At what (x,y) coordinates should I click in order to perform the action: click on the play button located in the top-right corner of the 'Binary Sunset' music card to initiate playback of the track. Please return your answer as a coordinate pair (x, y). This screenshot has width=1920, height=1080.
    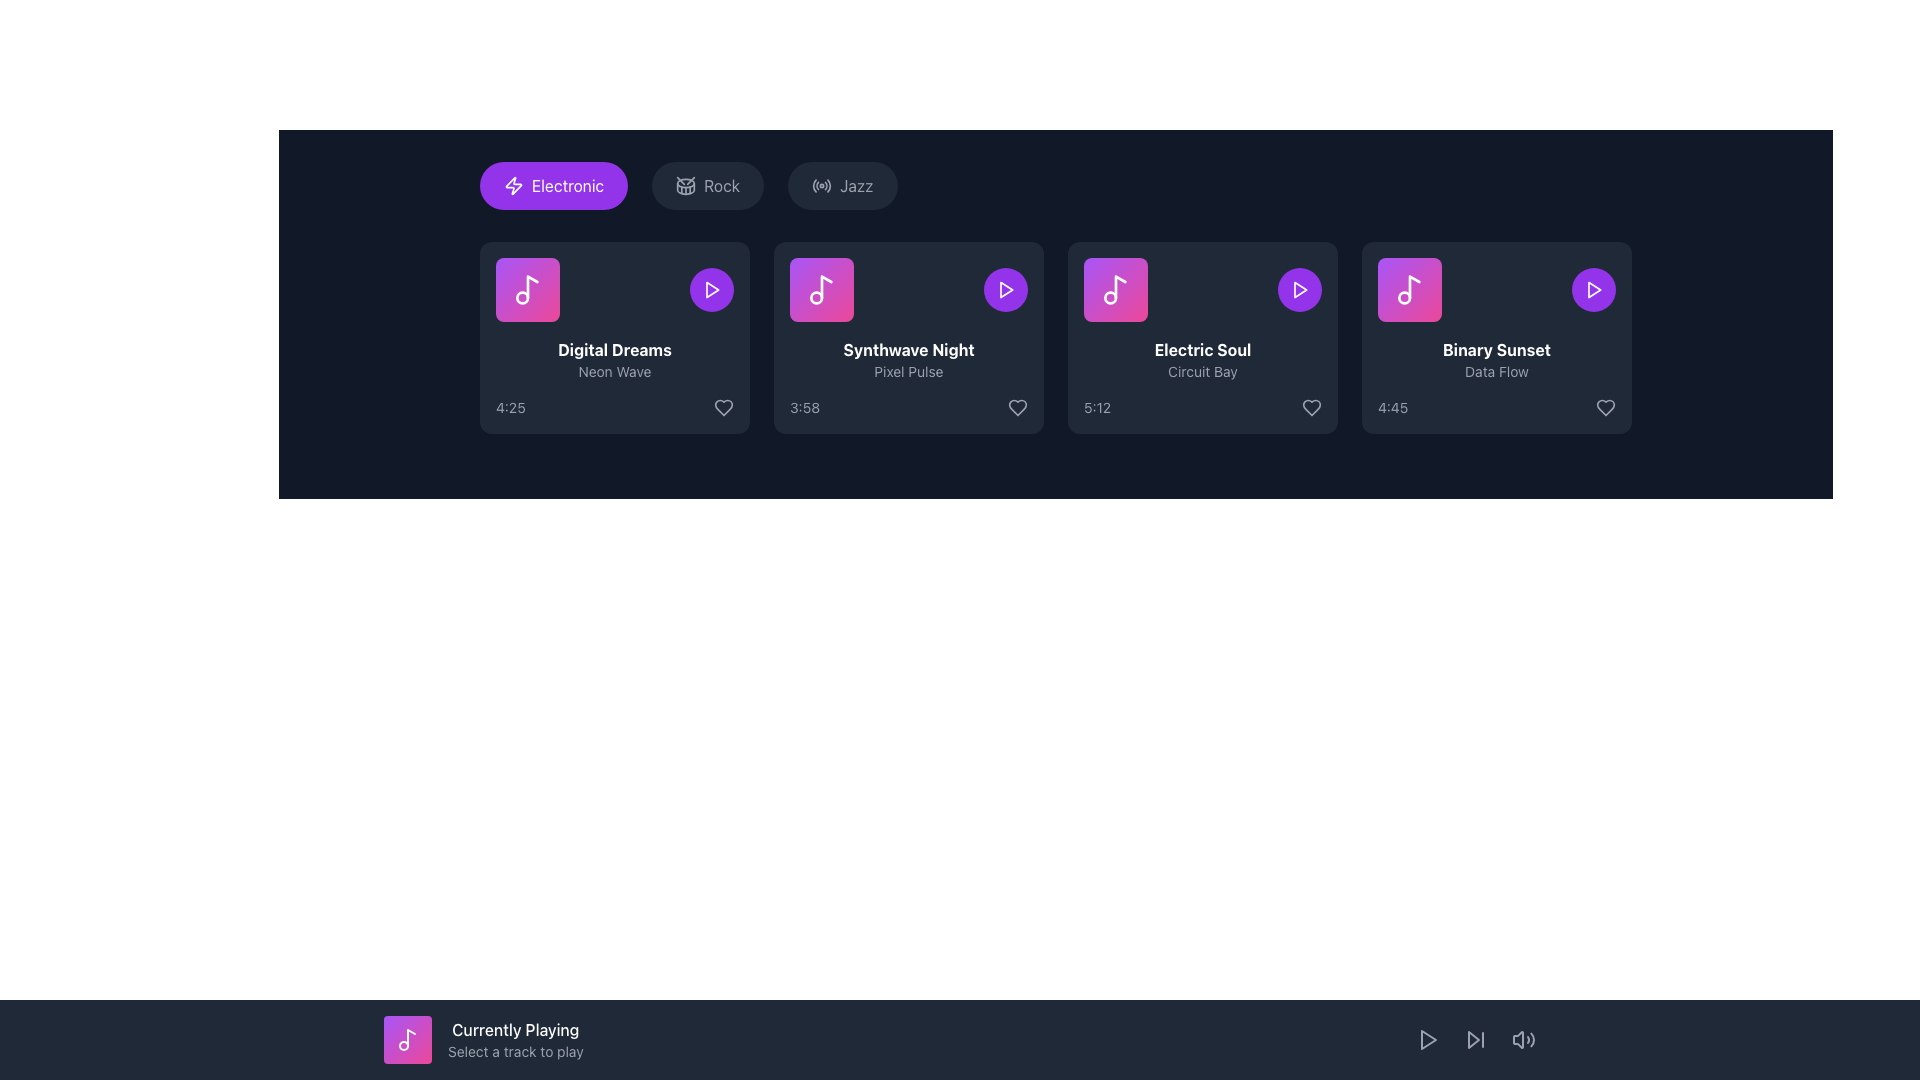
    Looking at the image, I should click on (1592, 289).